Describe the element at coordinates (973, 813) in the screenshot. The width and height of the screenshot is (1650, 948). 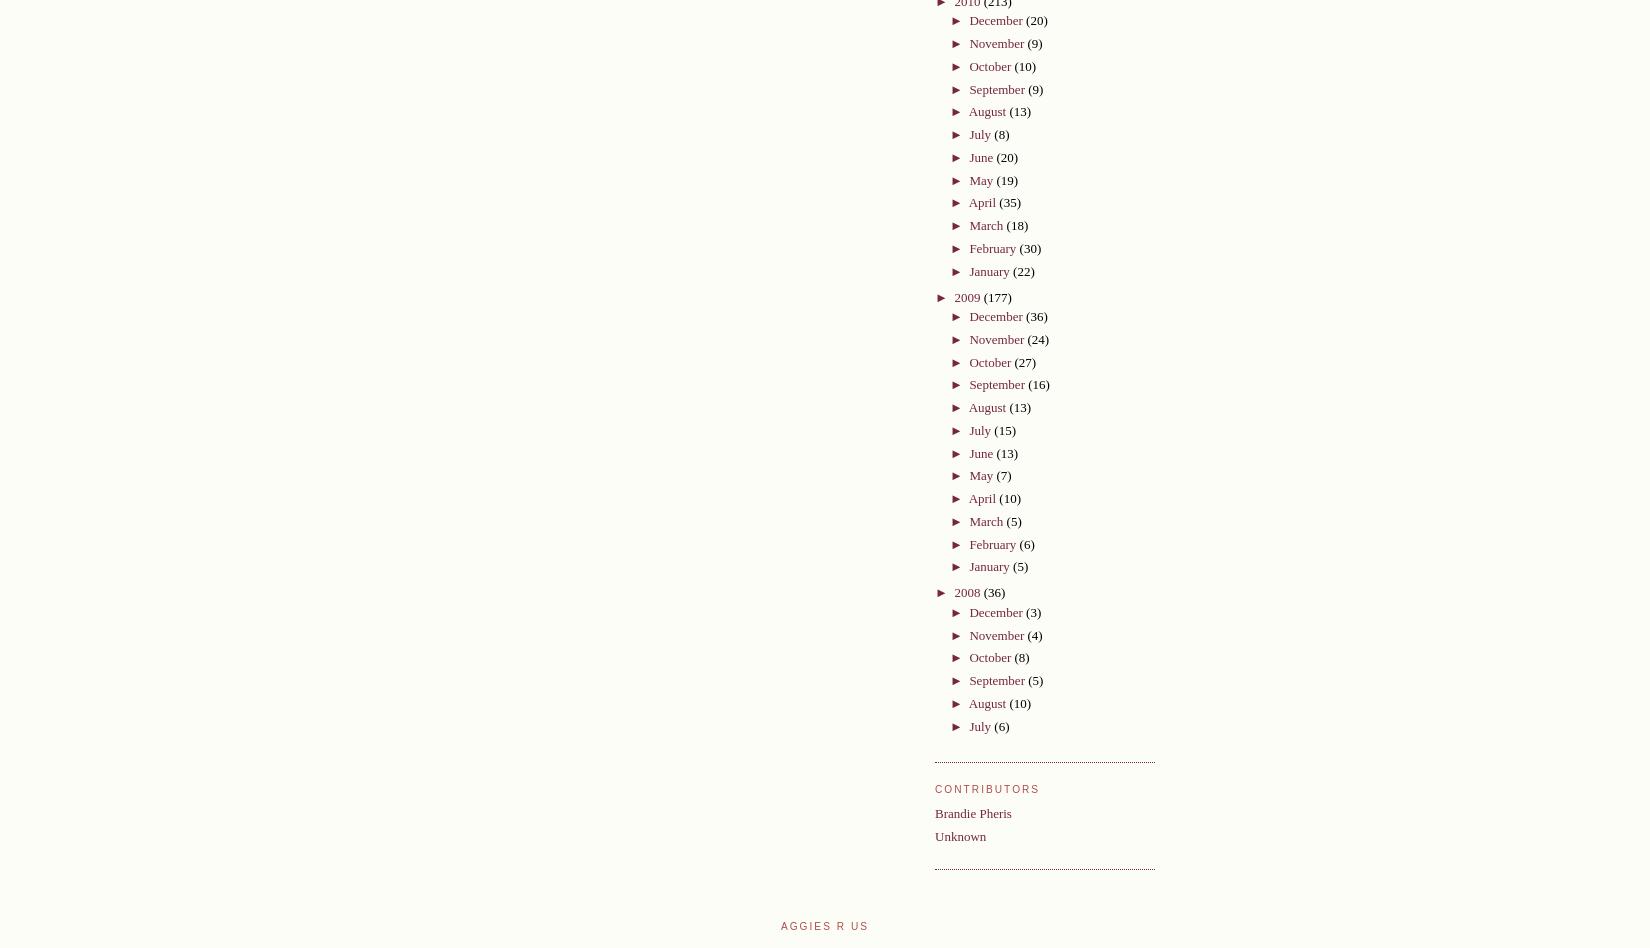
I see `'Brandie Pheris'` at that location.